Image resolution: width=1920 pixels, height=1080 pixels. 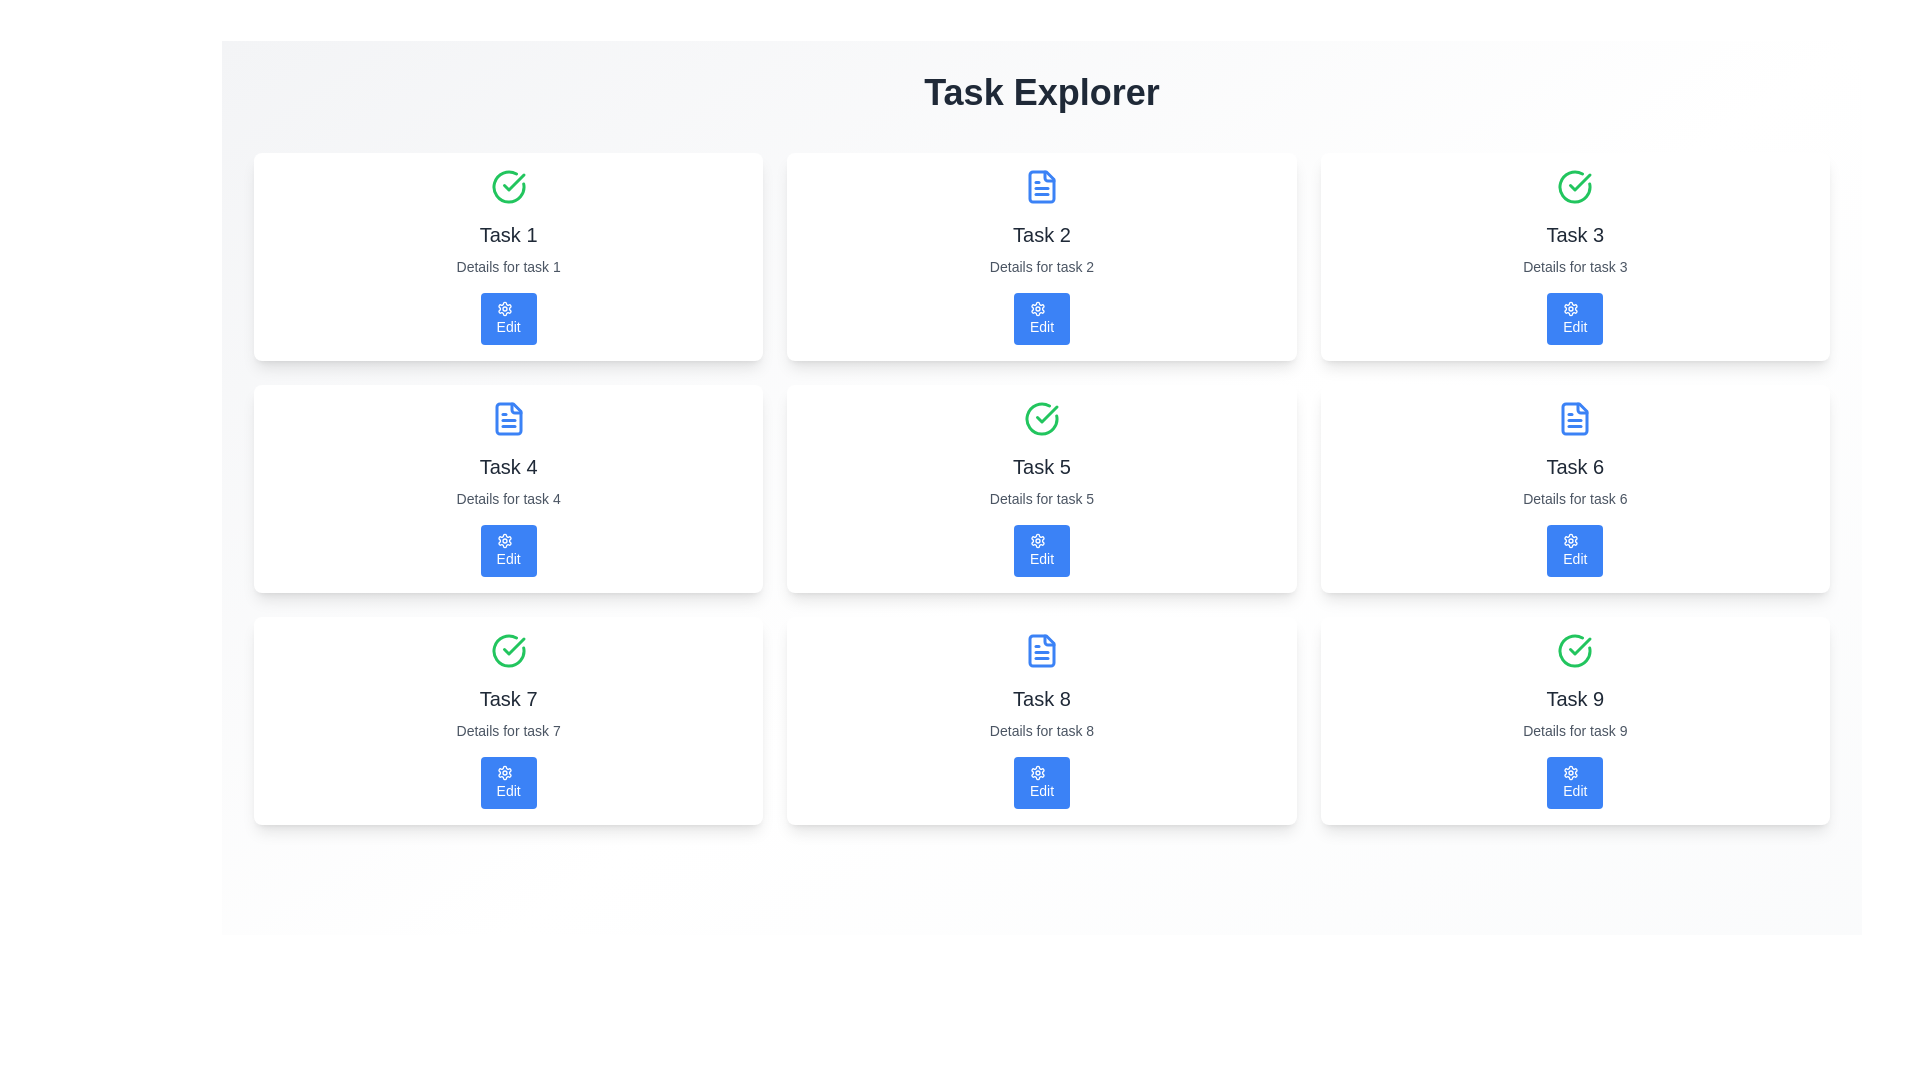 I want to click on the text label displaying 'Details for task 5', which is styled in a small, gray font and positioned directly below the 'Task 5' label, so click(x=1040, y=497).